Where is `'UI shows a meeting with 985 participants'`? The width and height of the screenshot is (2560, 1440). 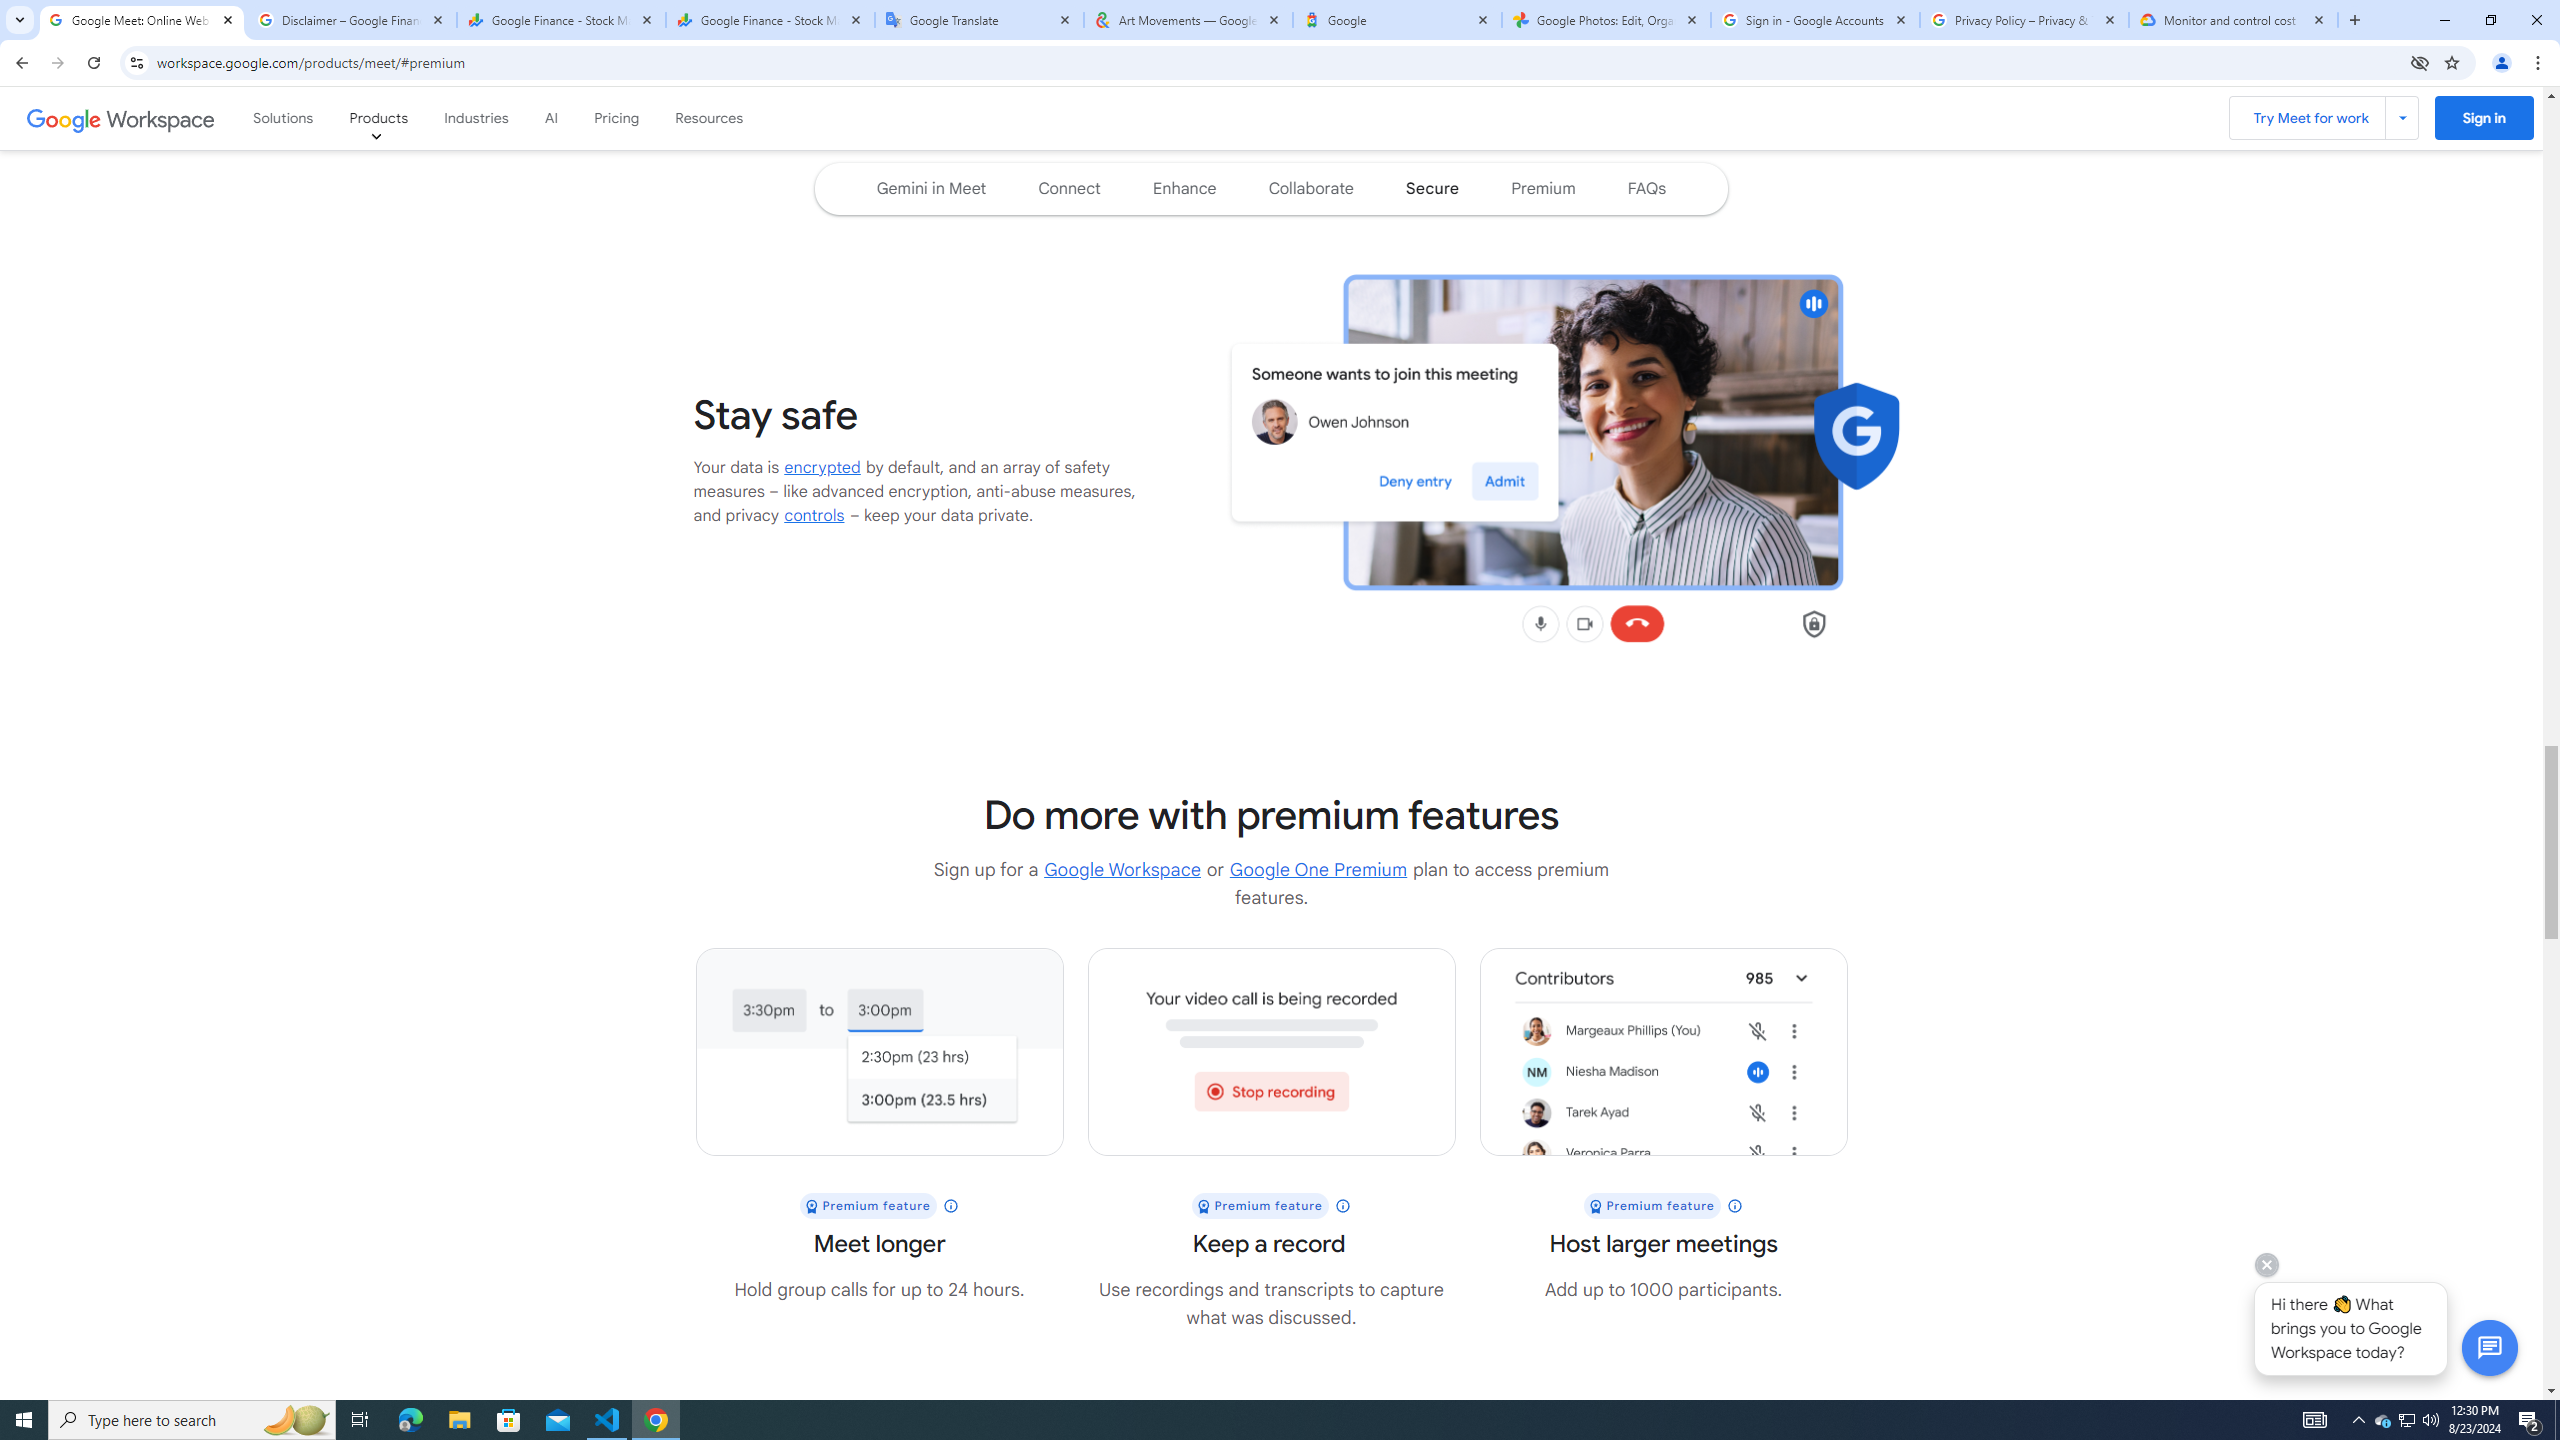 'UI shows a meeting with 985 participants' is located at coordinates (1663, 1050).